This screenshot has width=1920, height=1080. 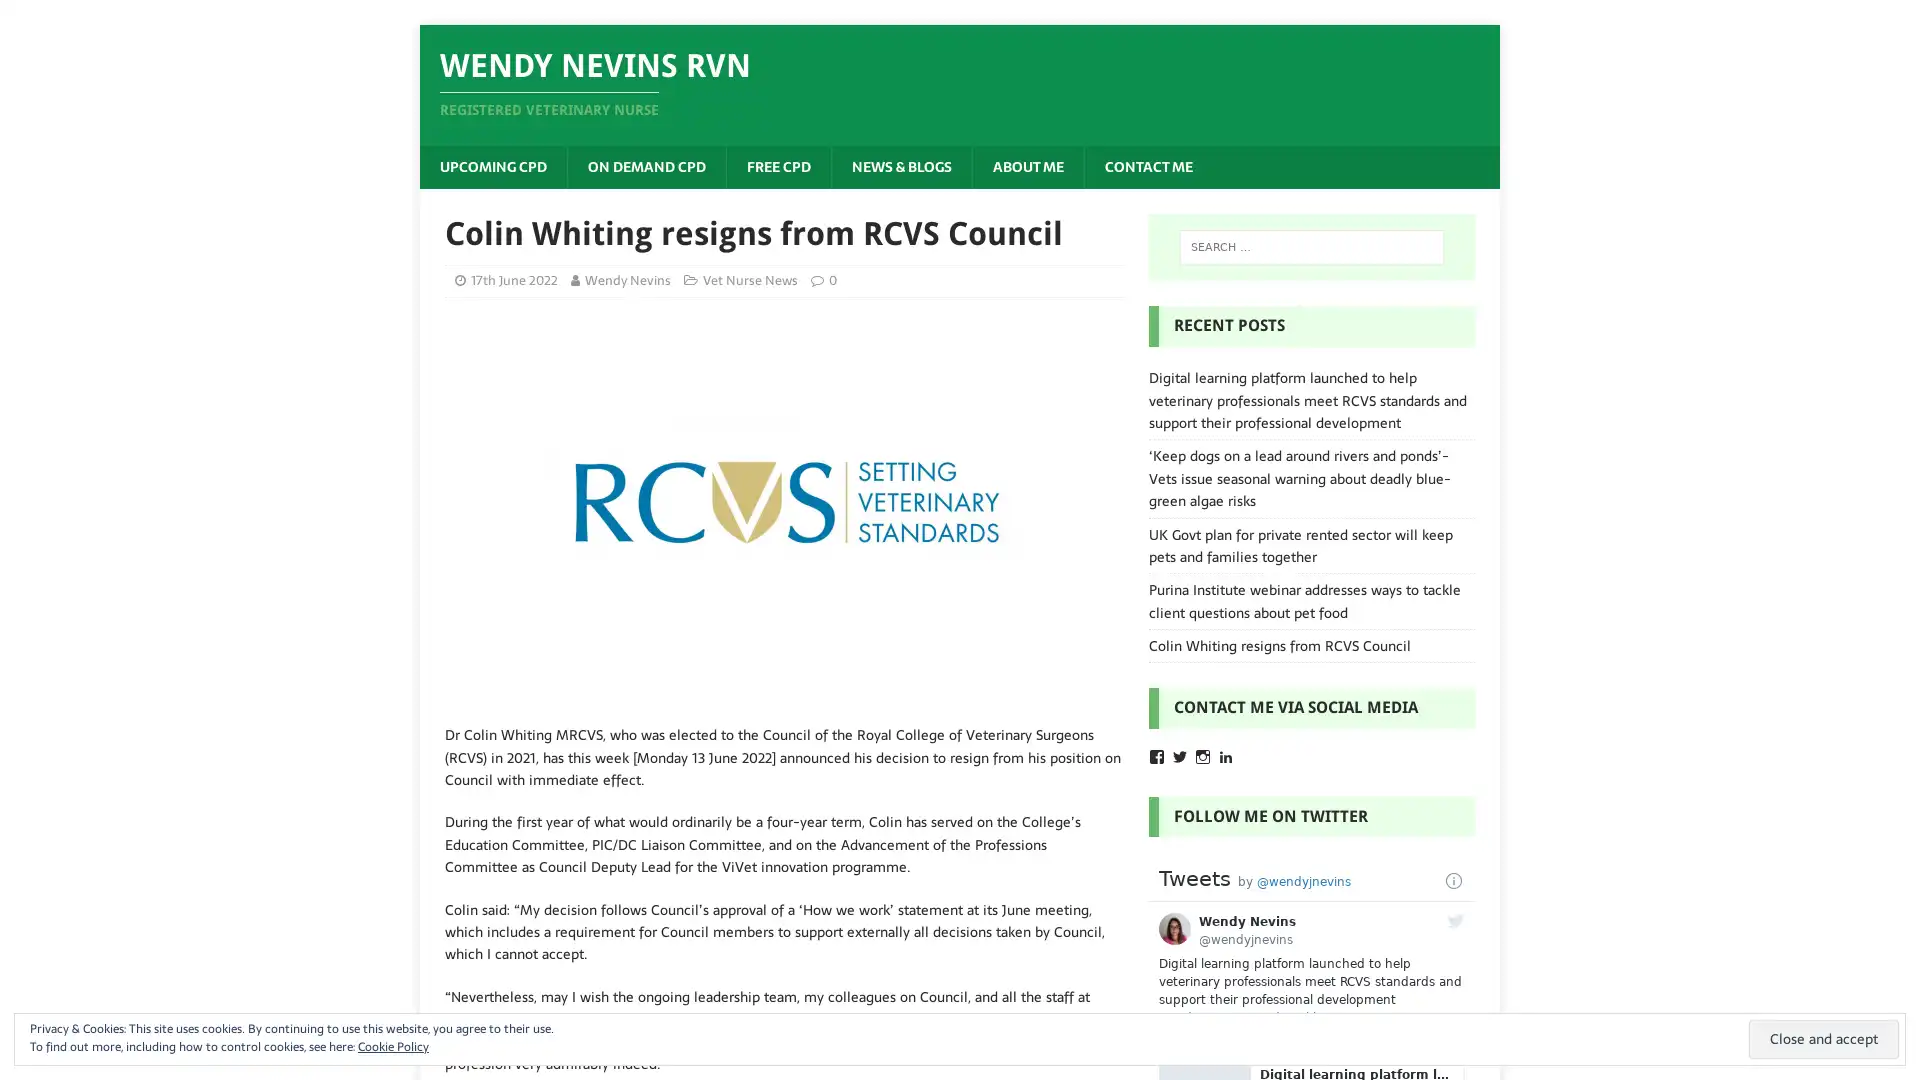 I want to click on Close and accept, so click(x=1824, y=1038).